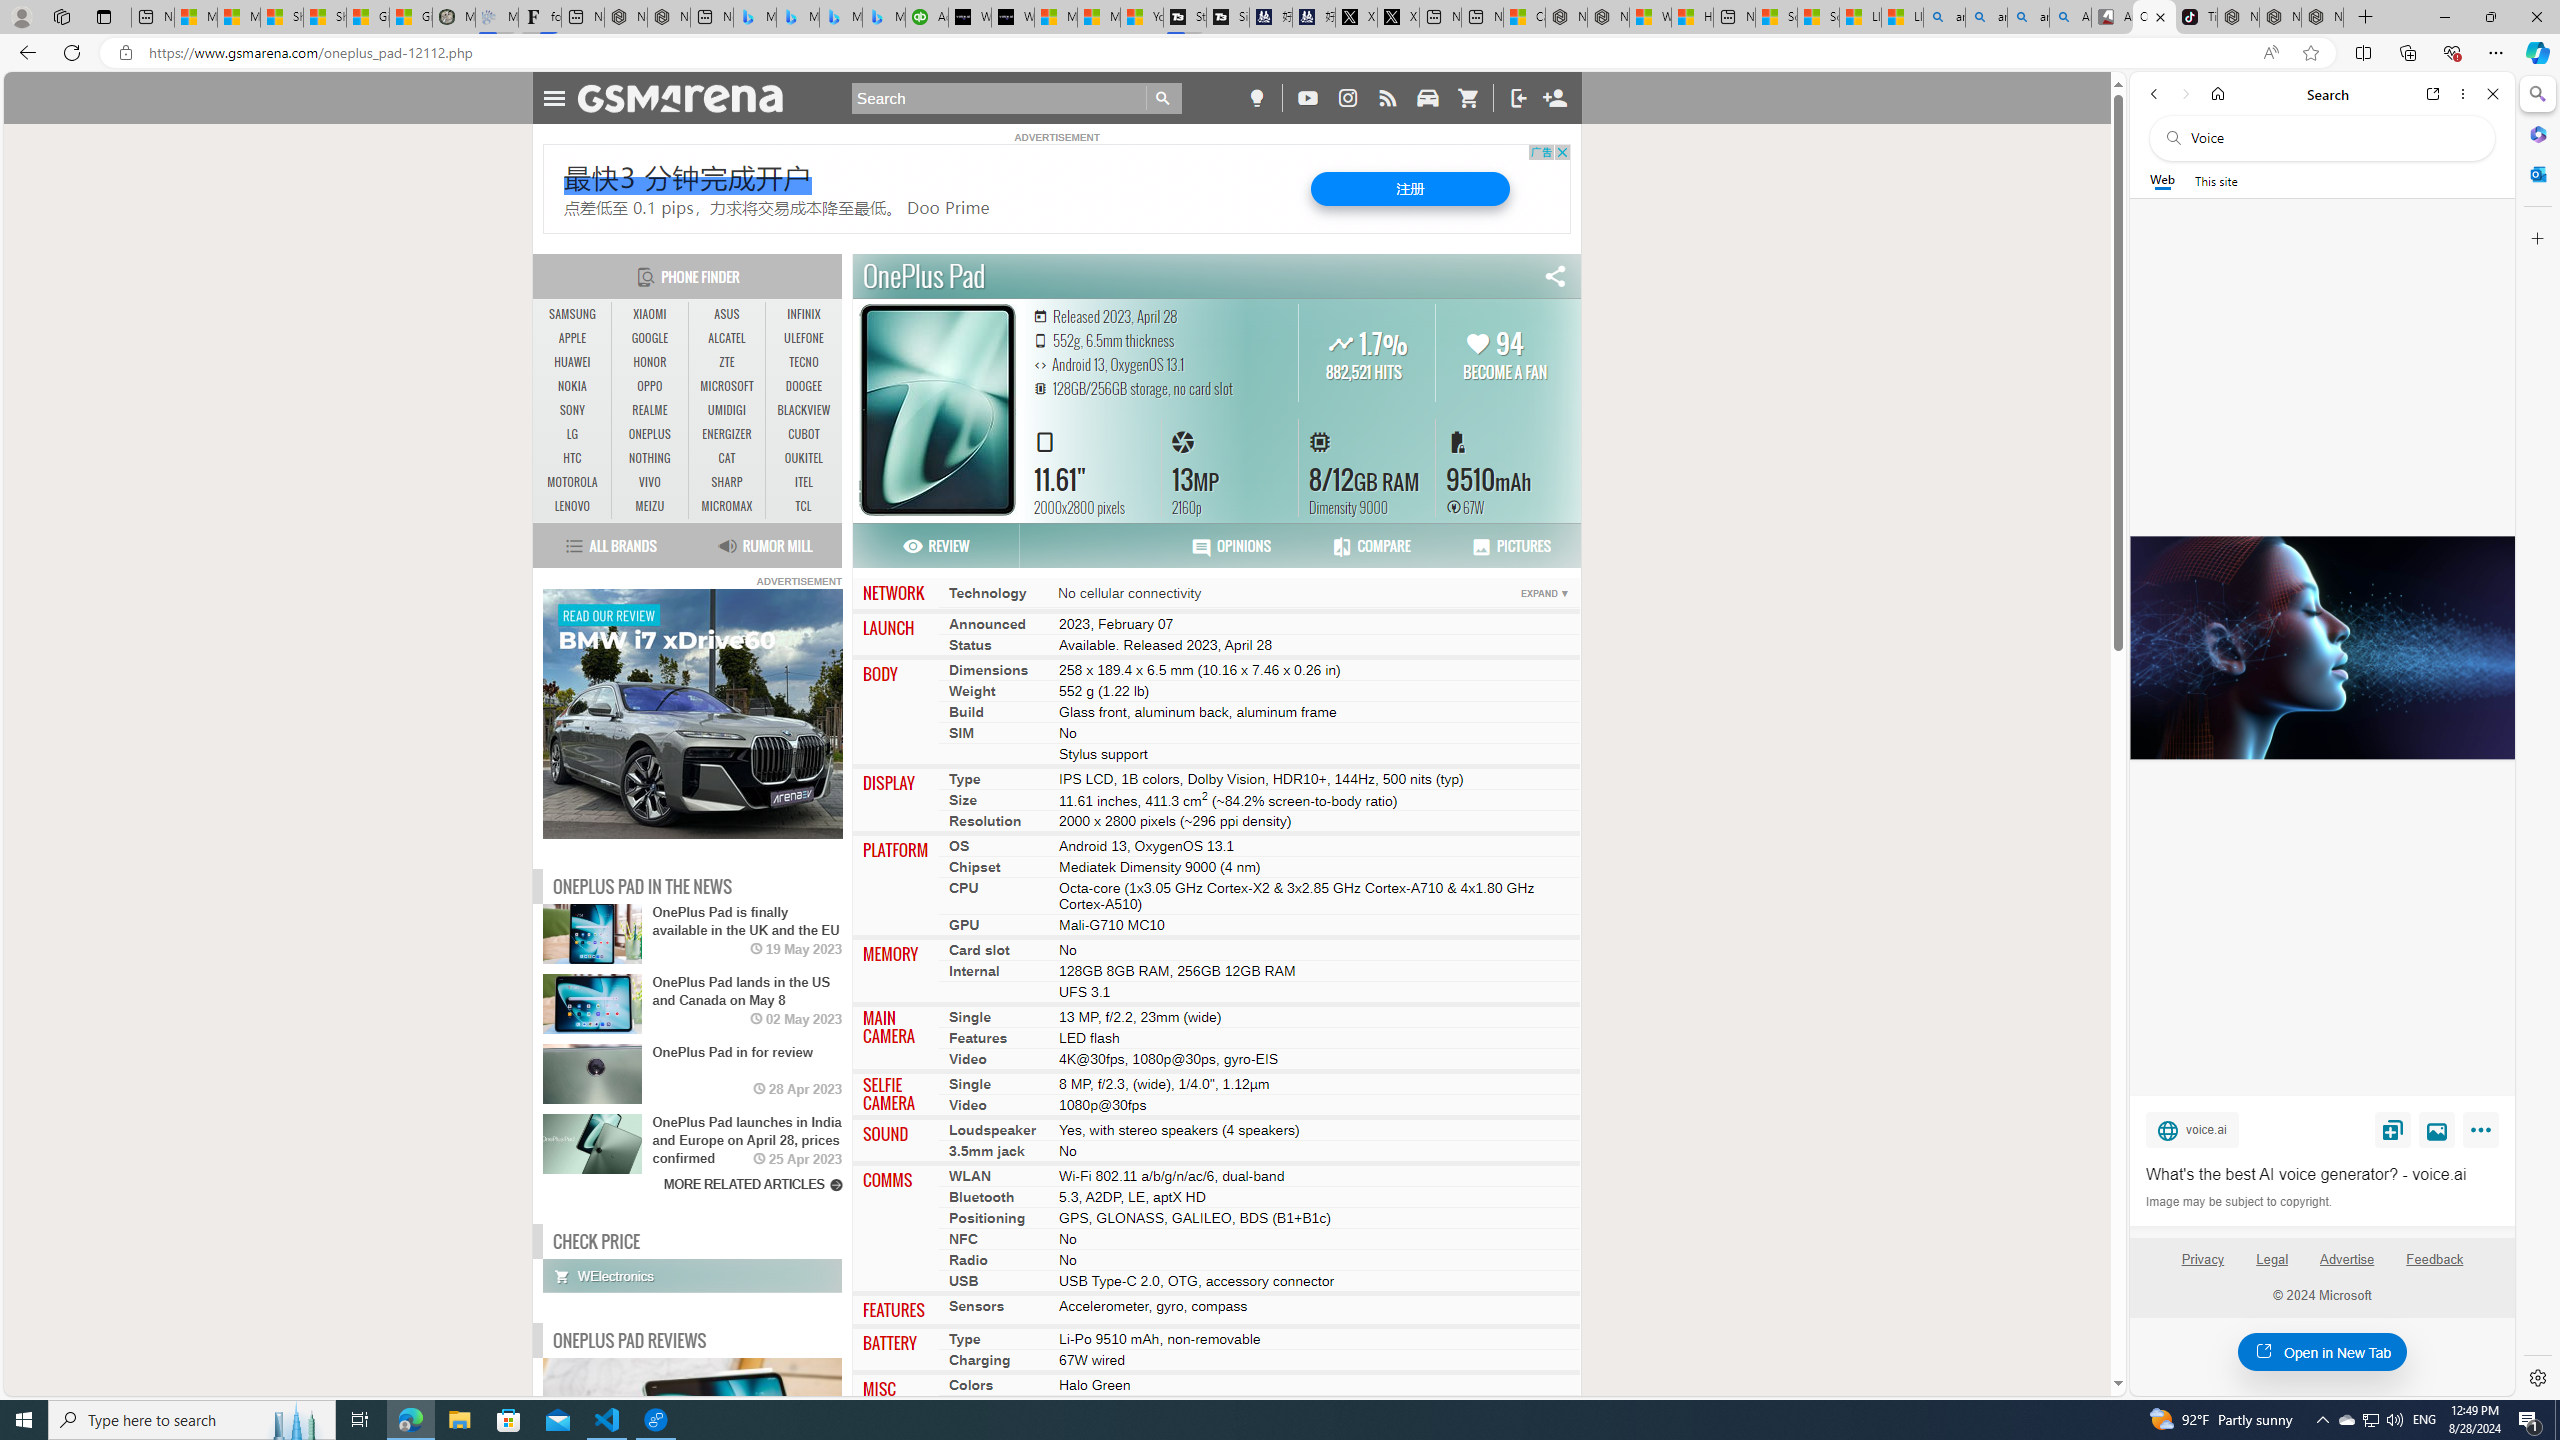 This screenshot has width=2560, height=1440. I want to click on 'APPLE', so click(572, 337).